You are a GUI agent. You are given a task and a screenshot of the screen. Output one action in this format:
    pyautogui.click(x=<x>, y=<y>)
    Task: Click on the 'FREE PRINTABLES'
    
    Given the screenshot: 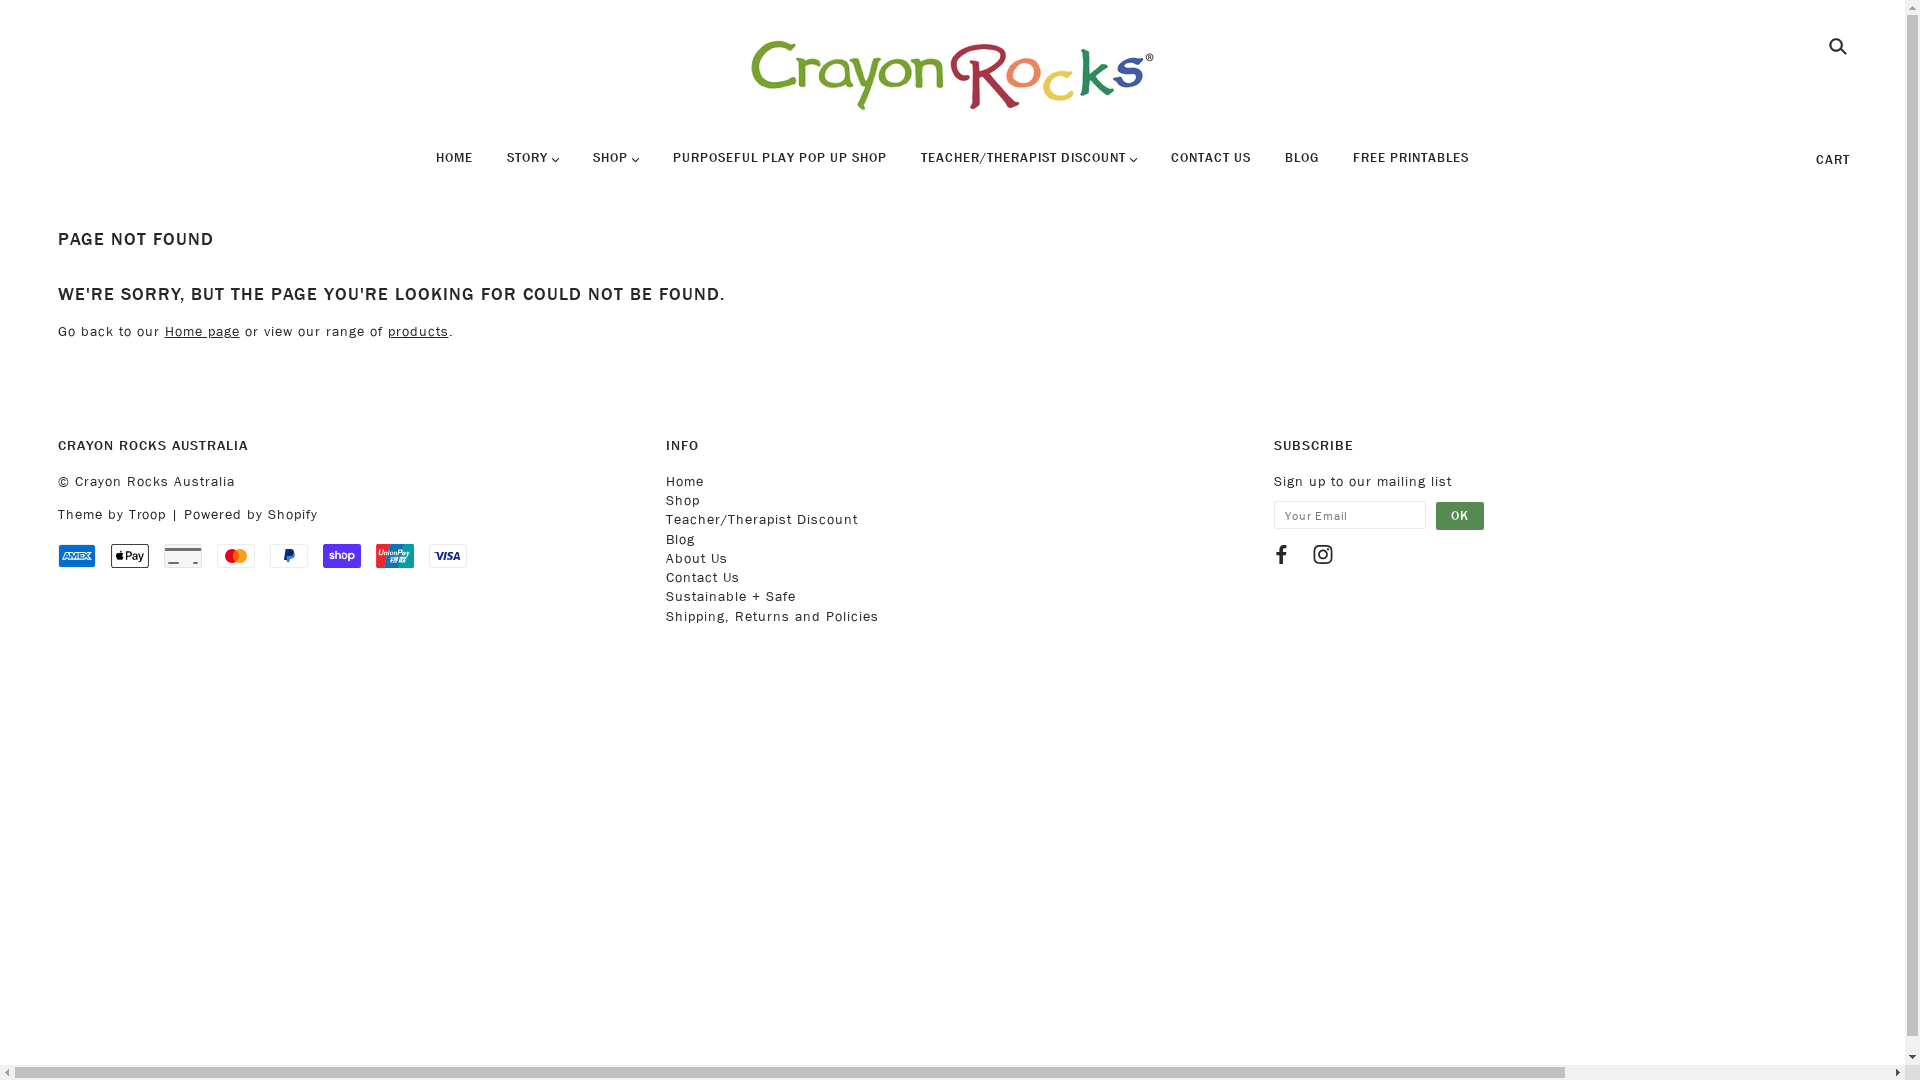 What is the action you would take?
    pyautogui.click(x=1410, y=165)
    